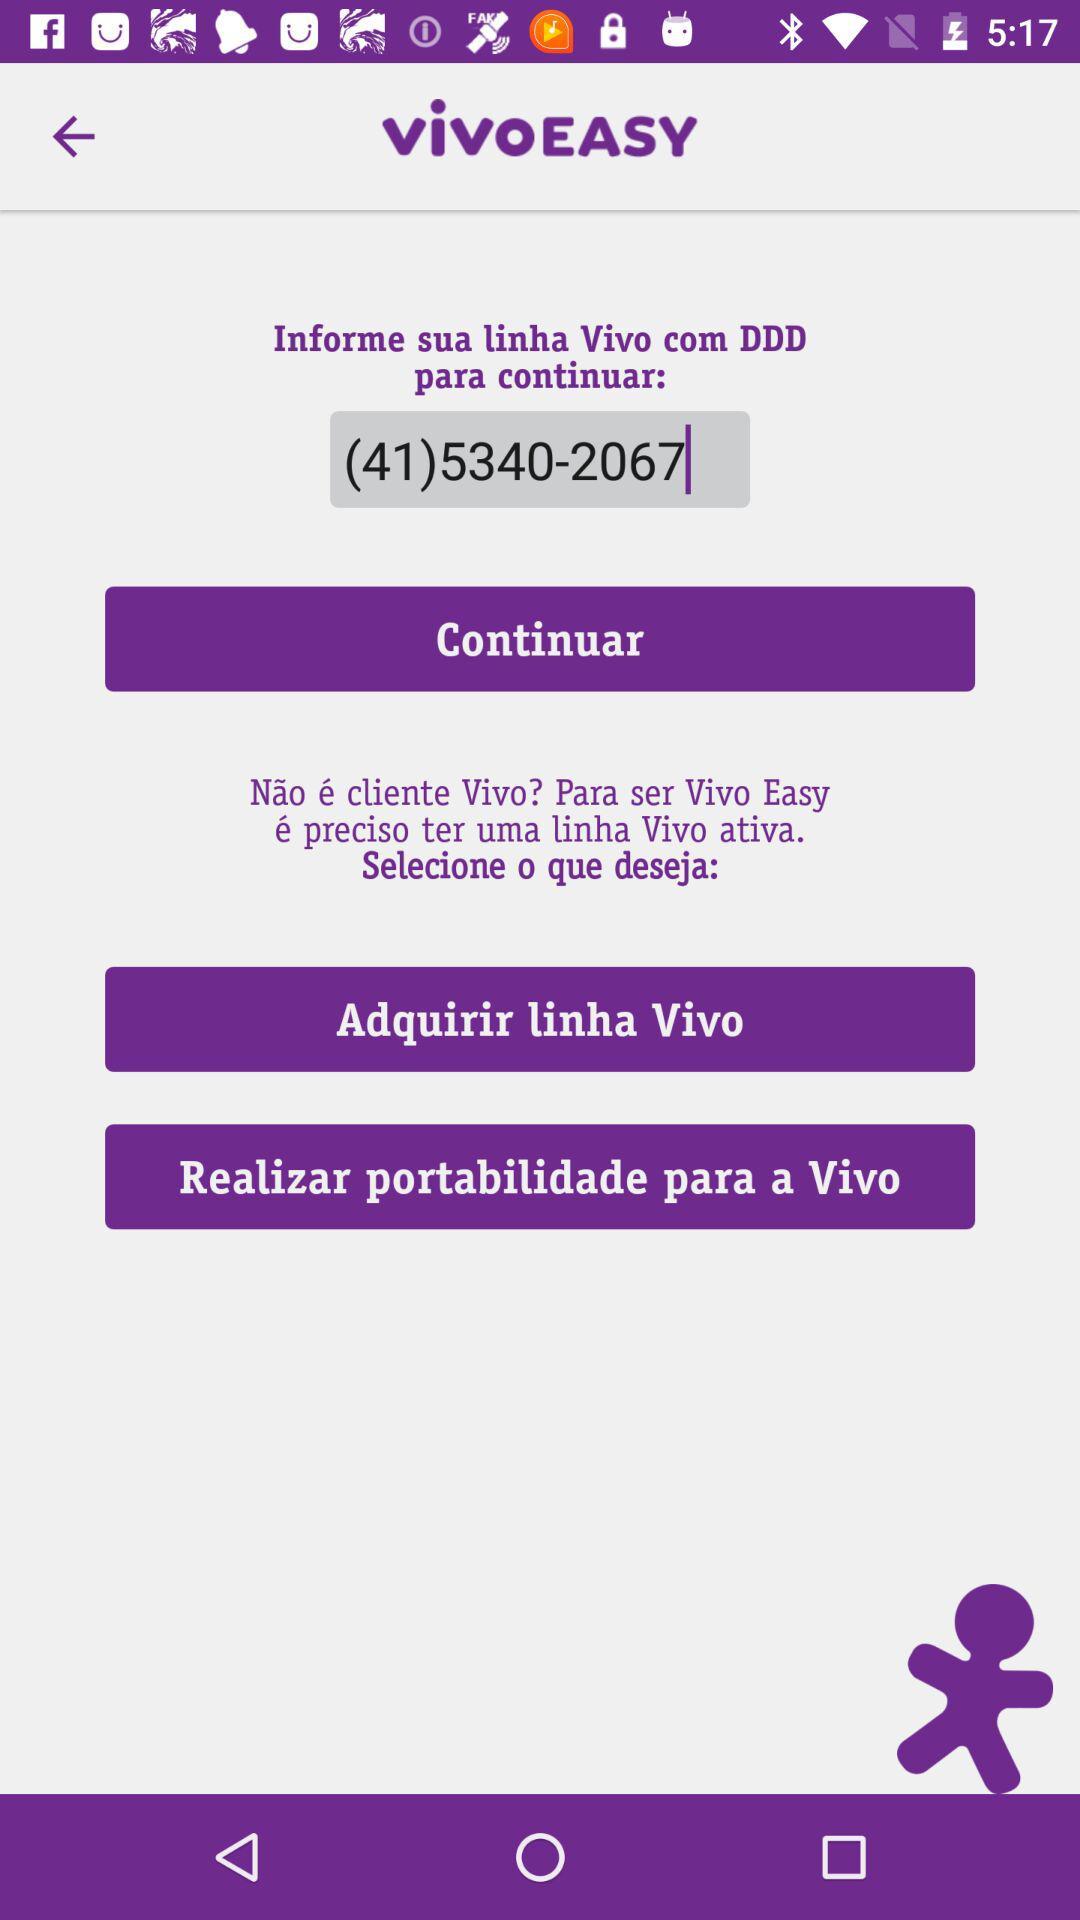  I want to click on the (41)5340-2067 item, so click(540, 458).